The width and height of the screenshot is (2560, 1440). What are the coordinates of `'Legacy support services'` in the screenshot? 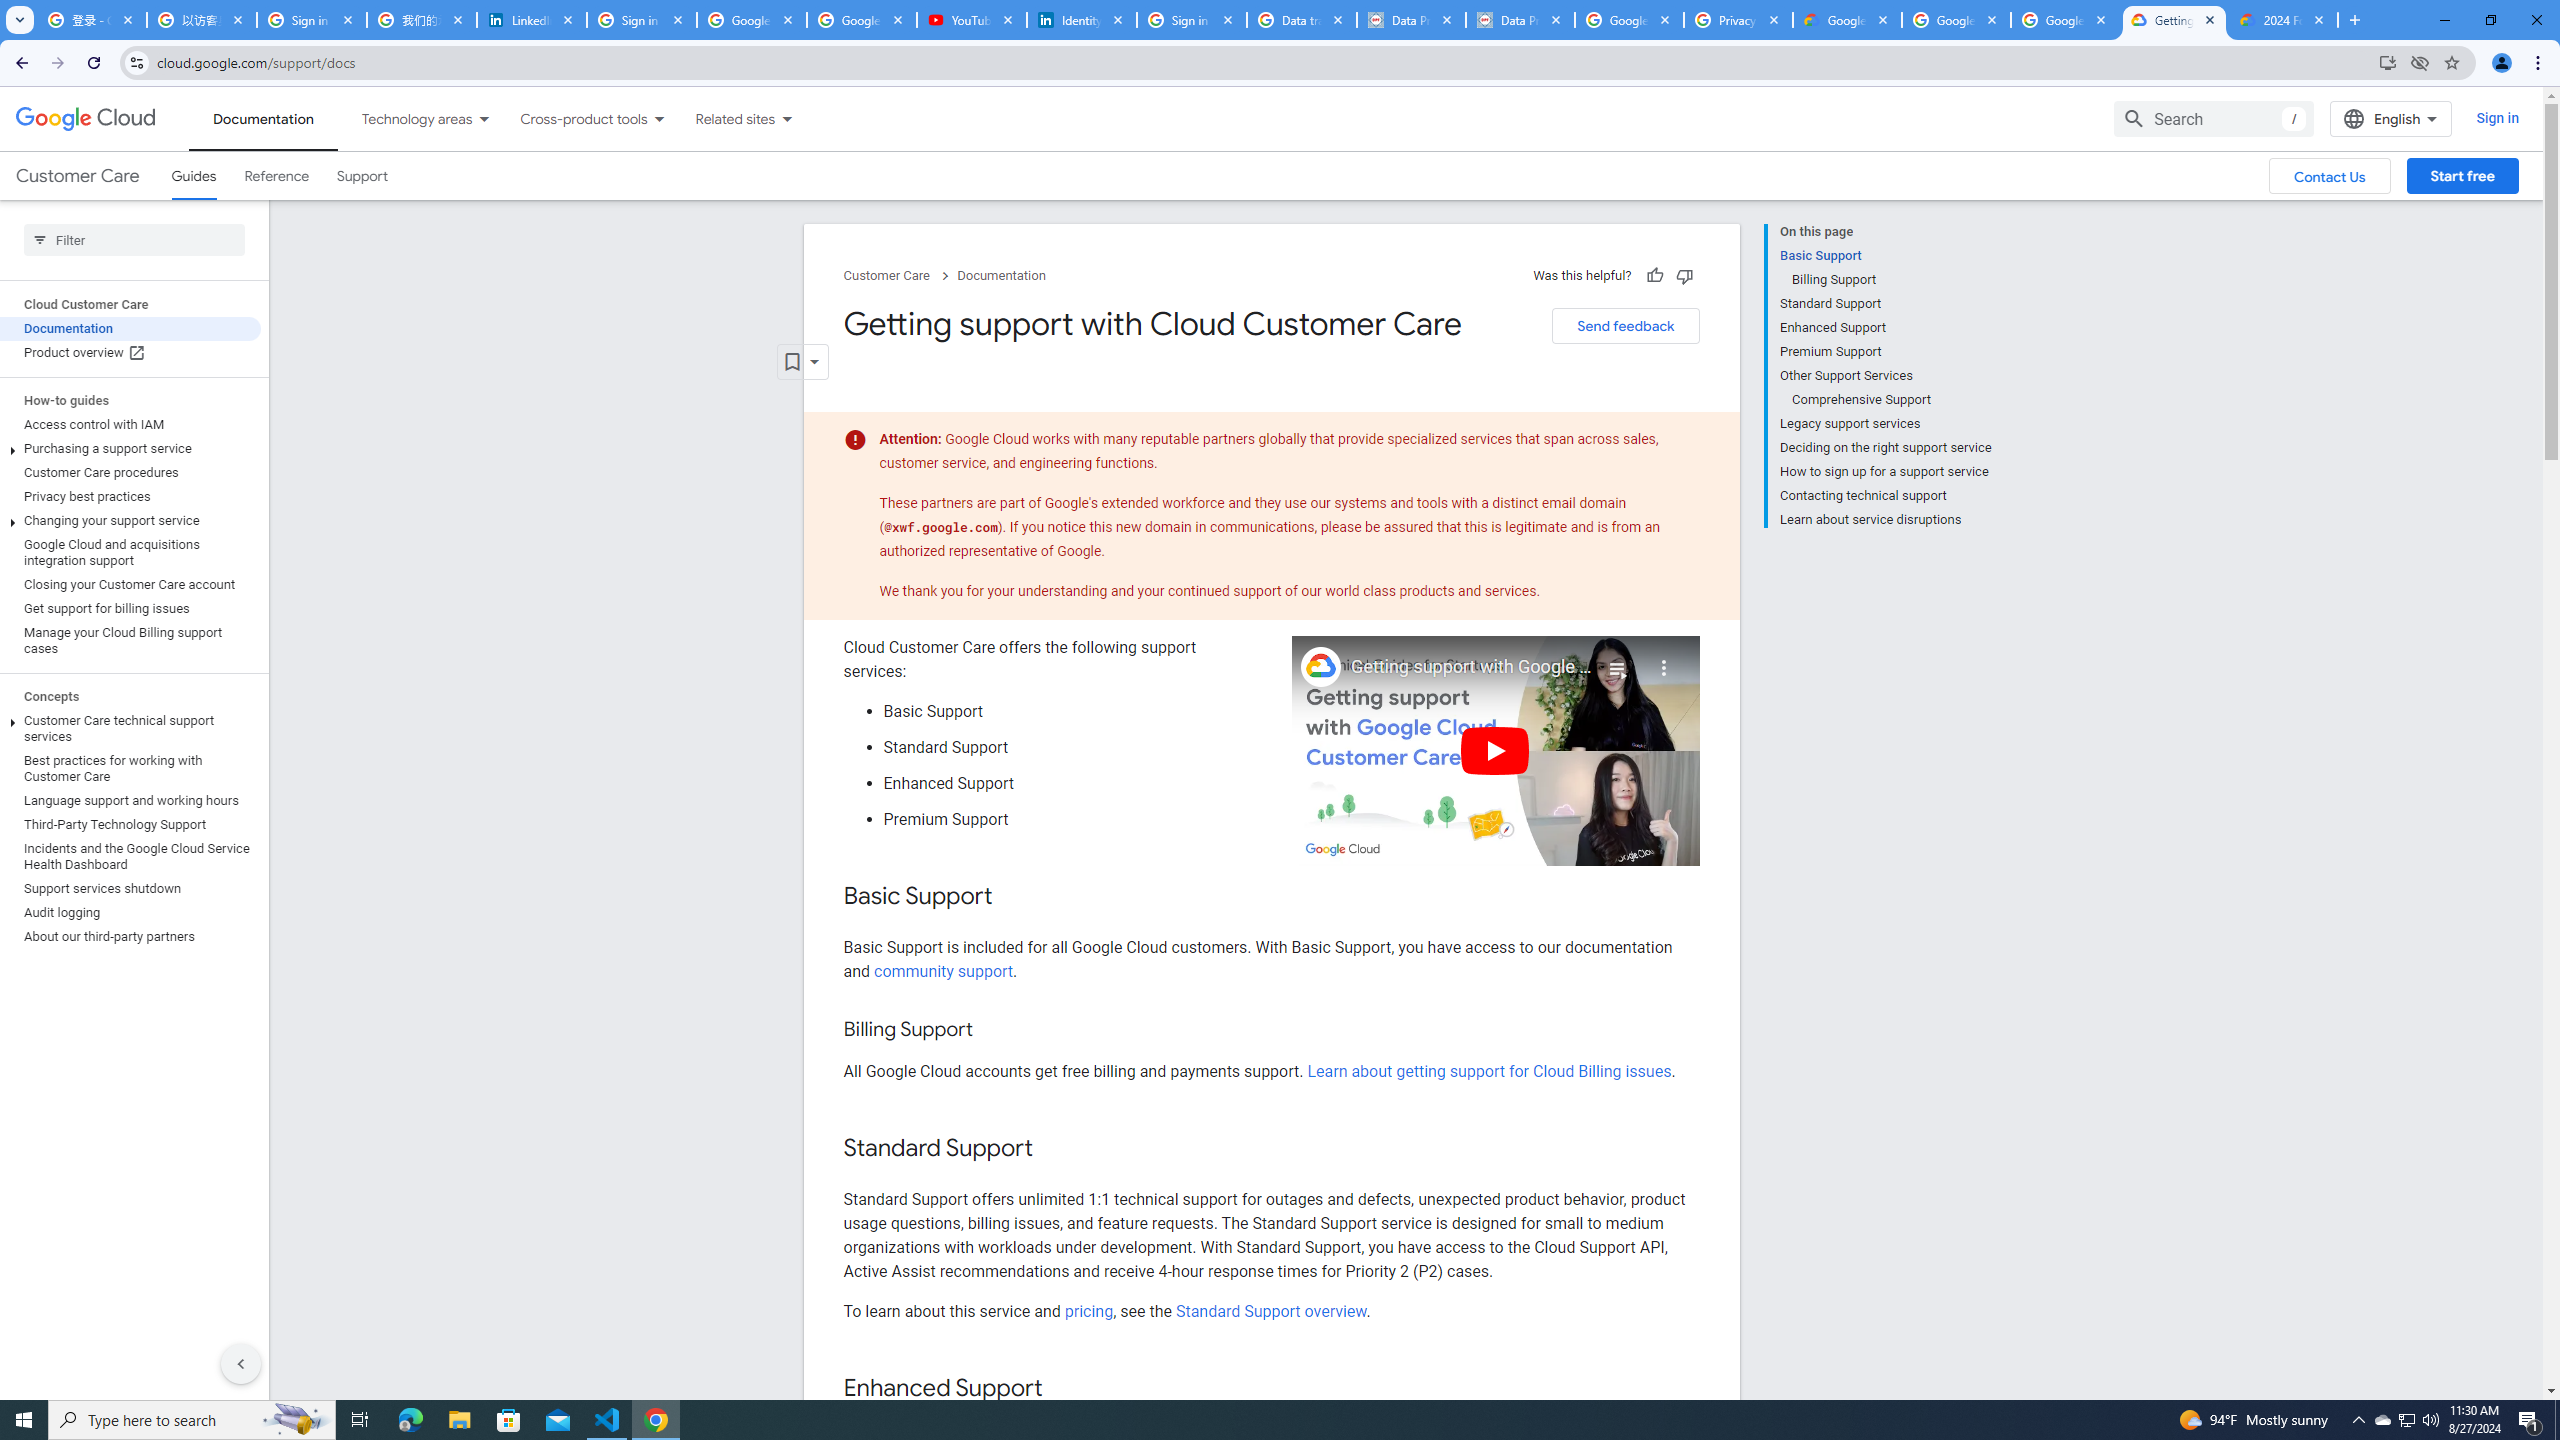 It's located at (1884, 424).